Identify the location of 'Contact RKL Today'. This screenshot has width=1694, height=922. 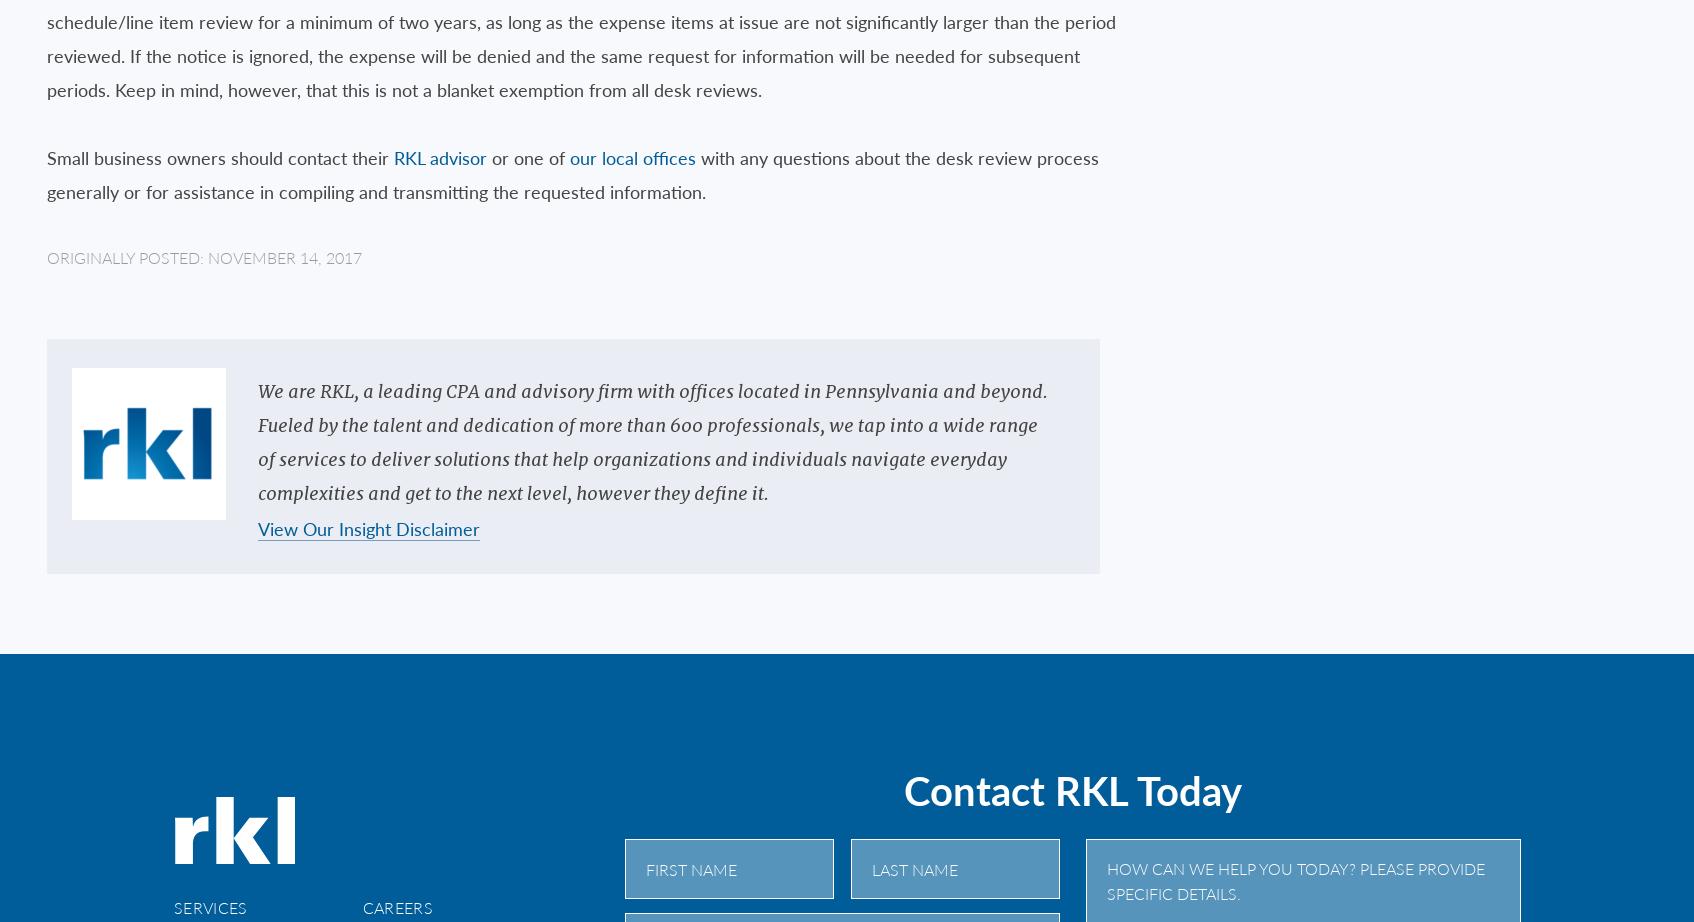
(1072, 787).